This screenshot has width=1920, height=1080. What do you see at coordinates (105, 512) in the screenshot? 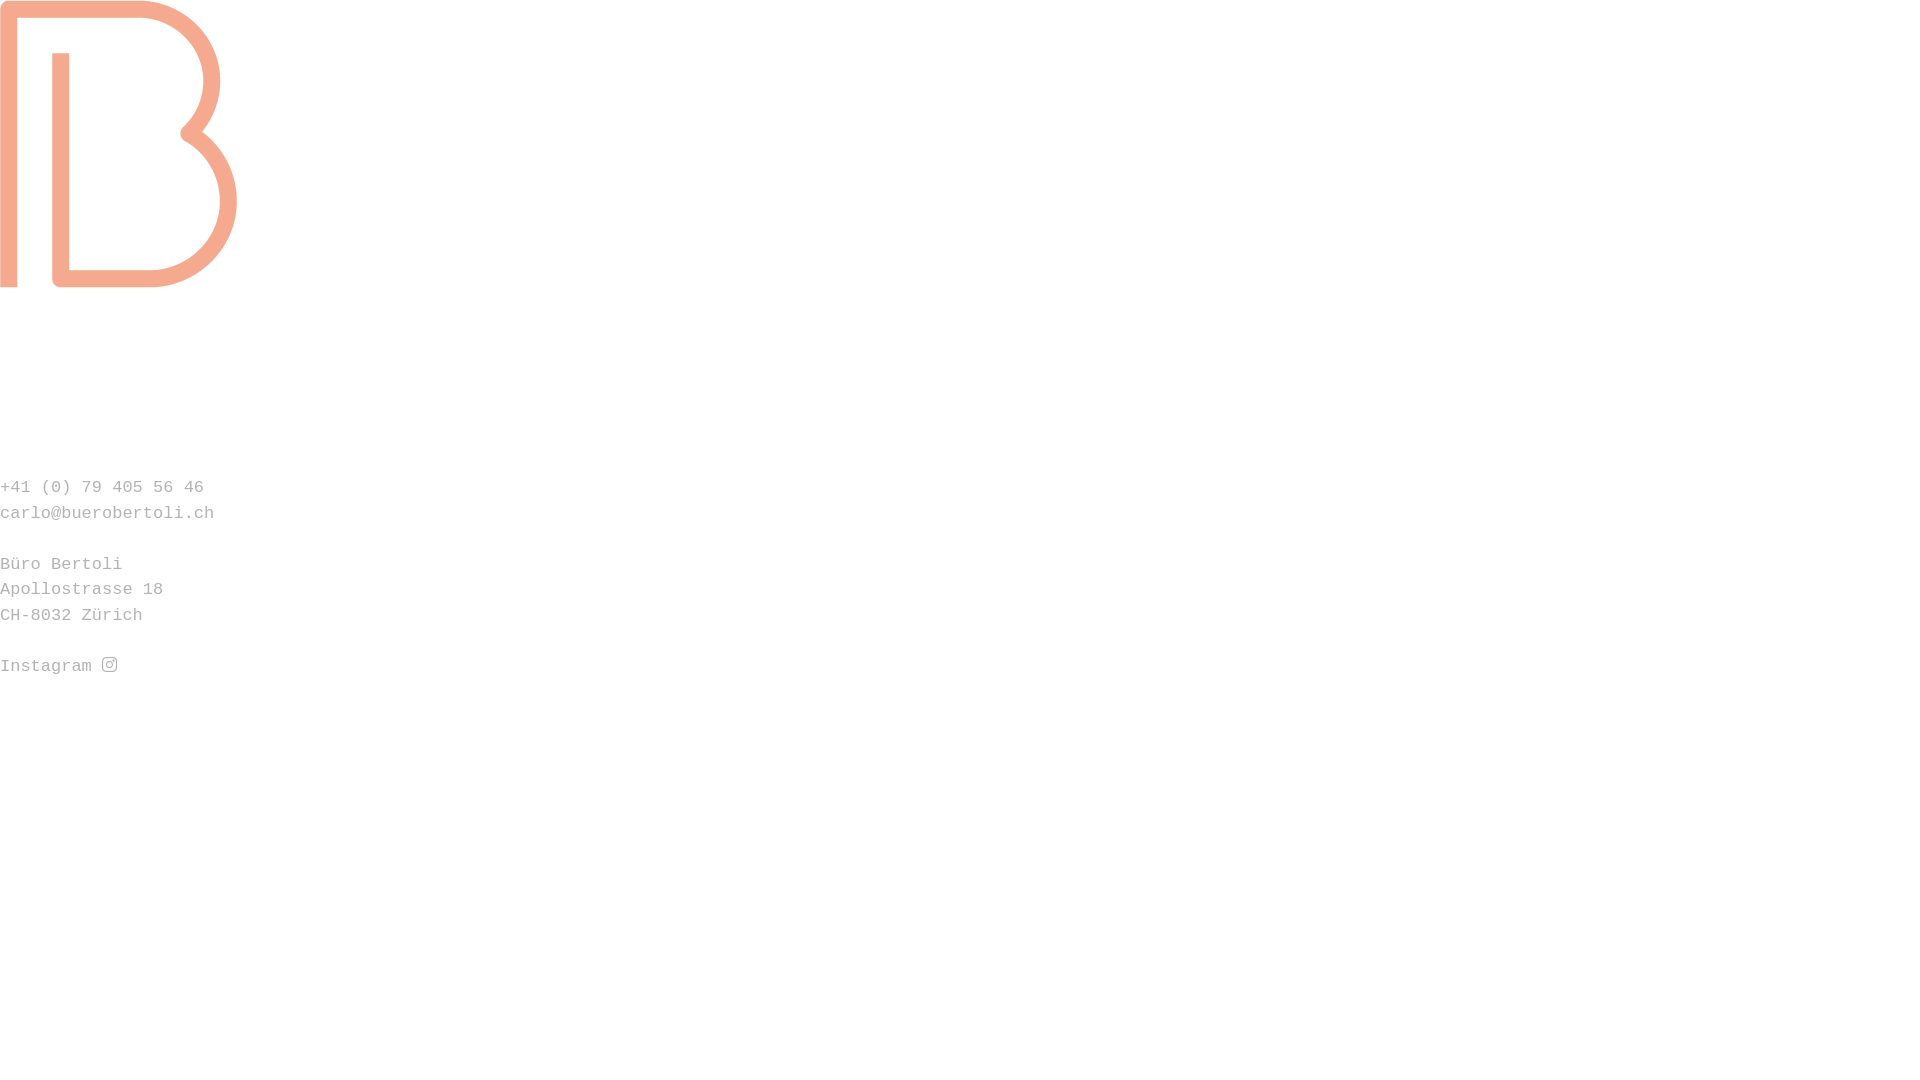
I see `'carlo@buerobertoli.ch'` at bounding box center [105, 512].